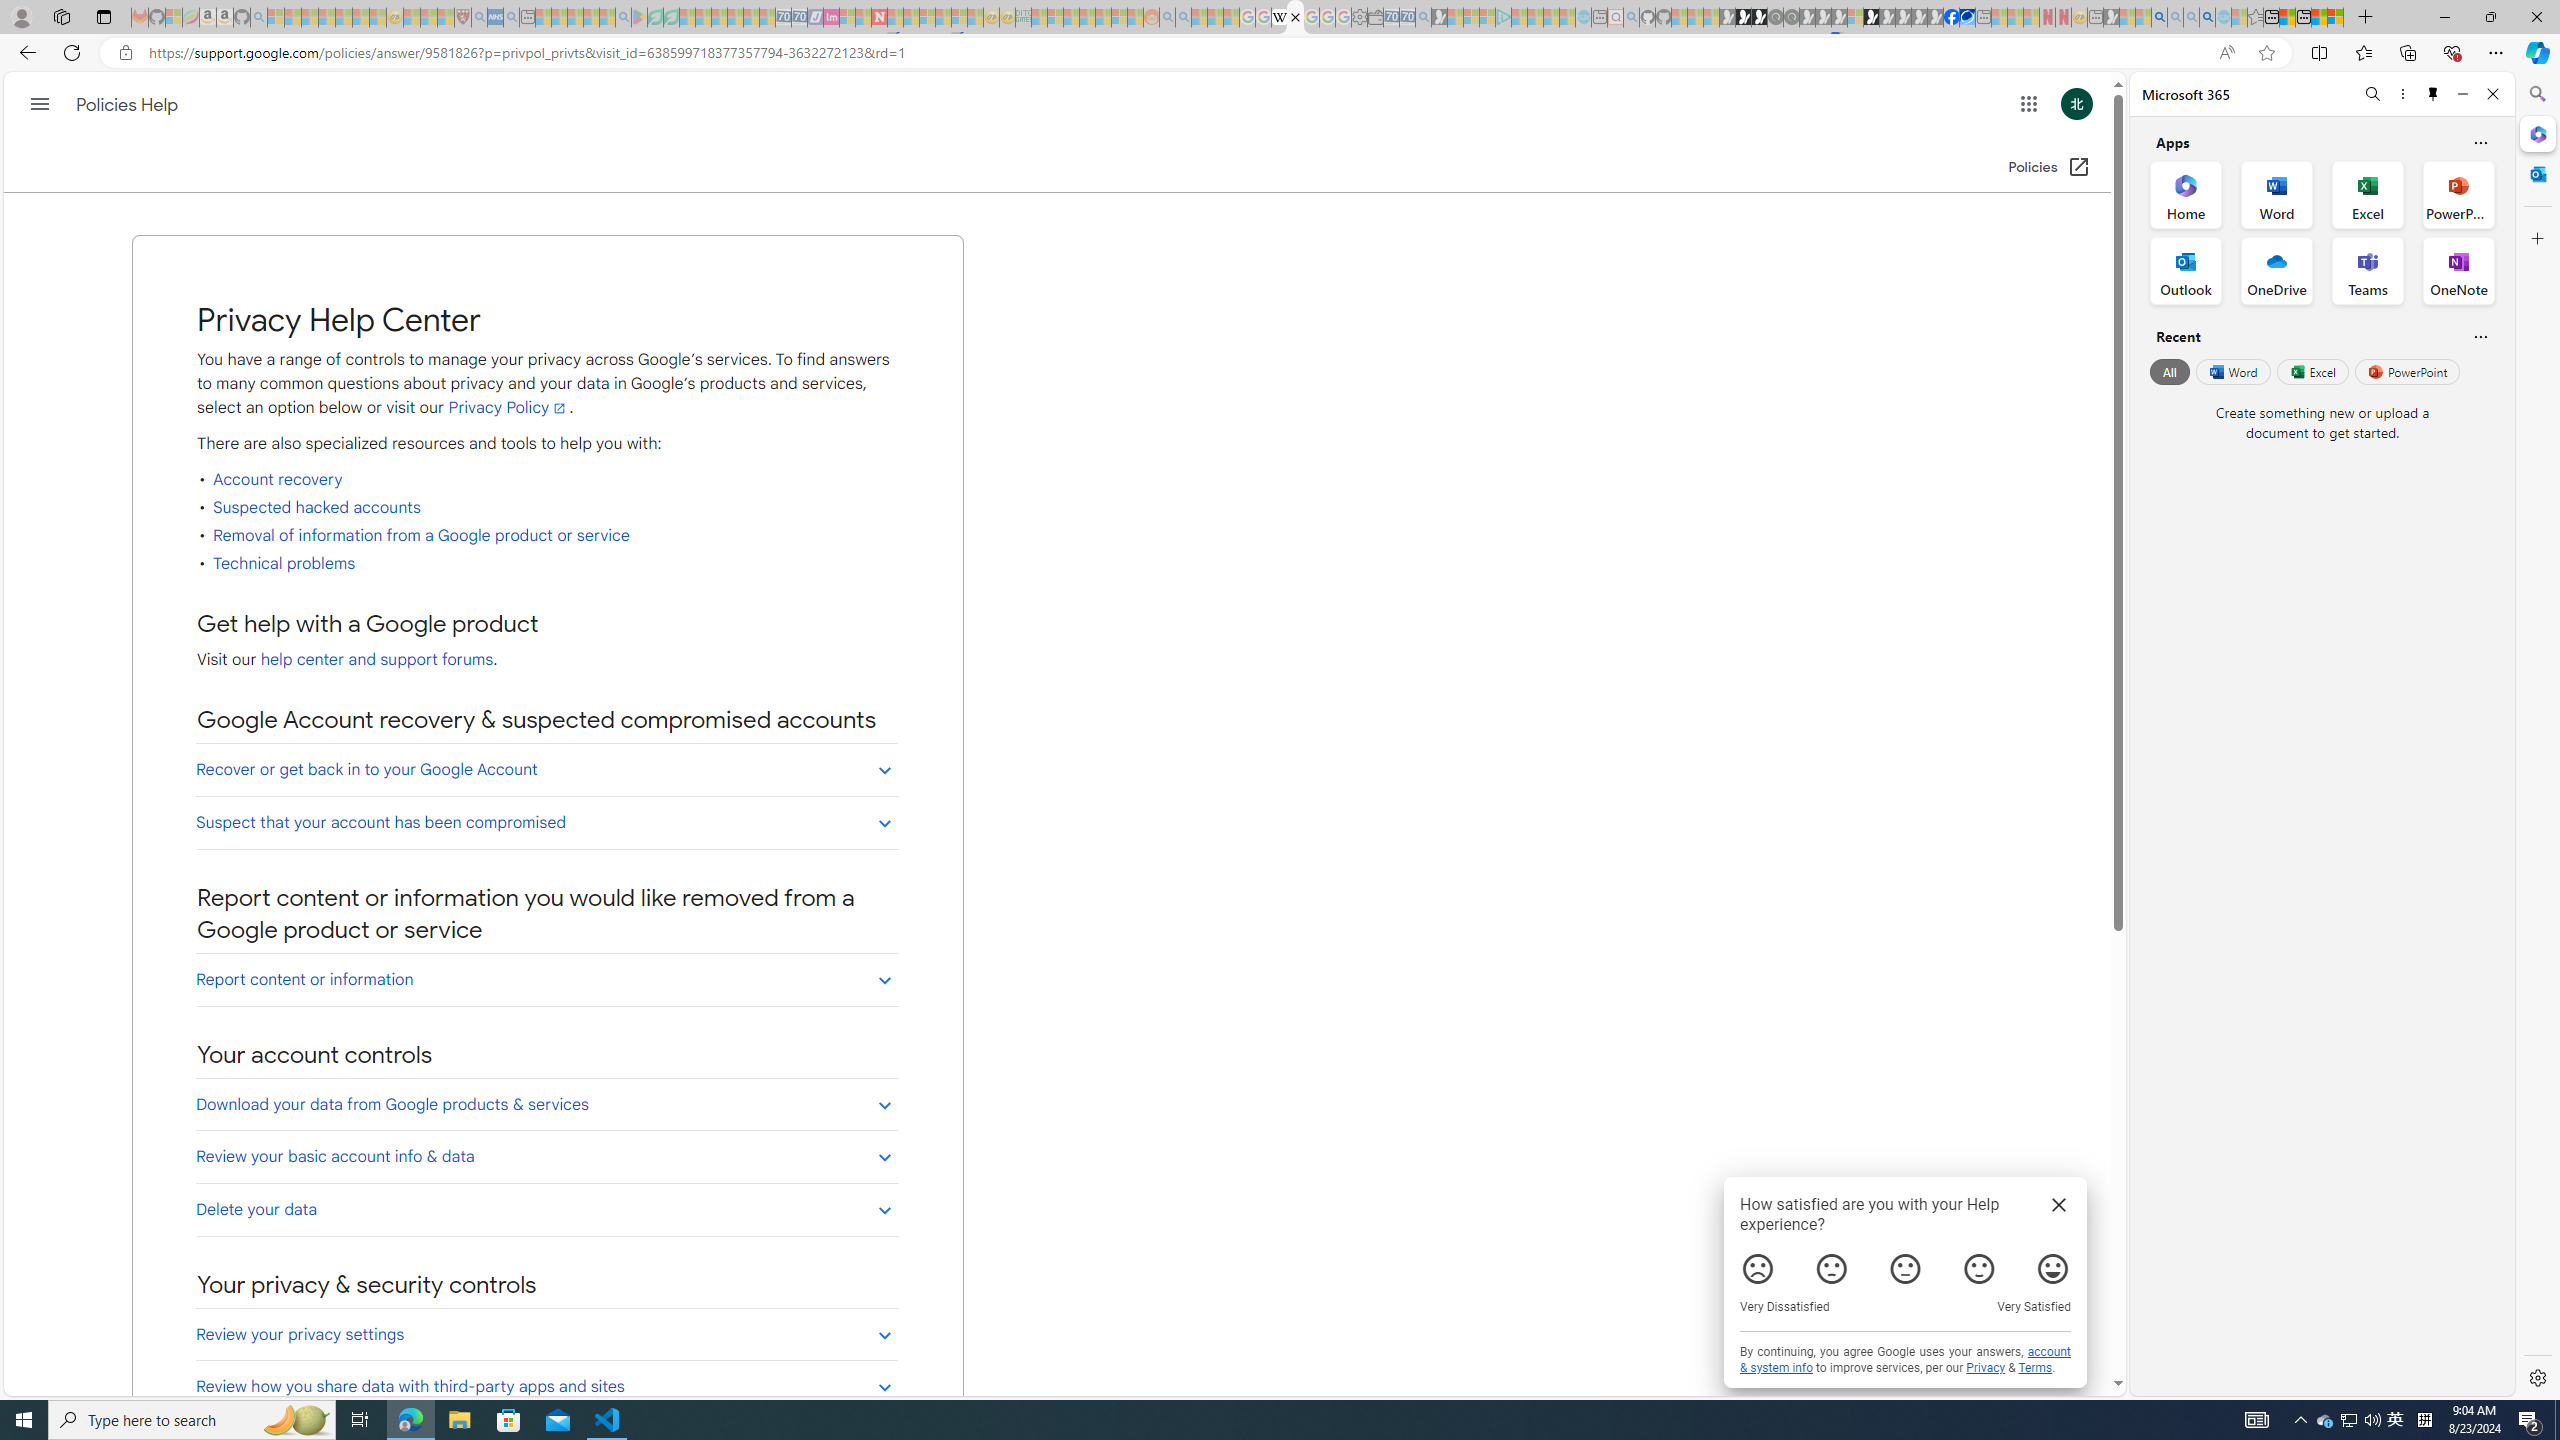 This screenshot has width=2560, height=1440. What do you see at coordinates (2058, 1203) in the screenshot?
I see `'Close user survey dialog'` at bounding box center [2058, 1203].